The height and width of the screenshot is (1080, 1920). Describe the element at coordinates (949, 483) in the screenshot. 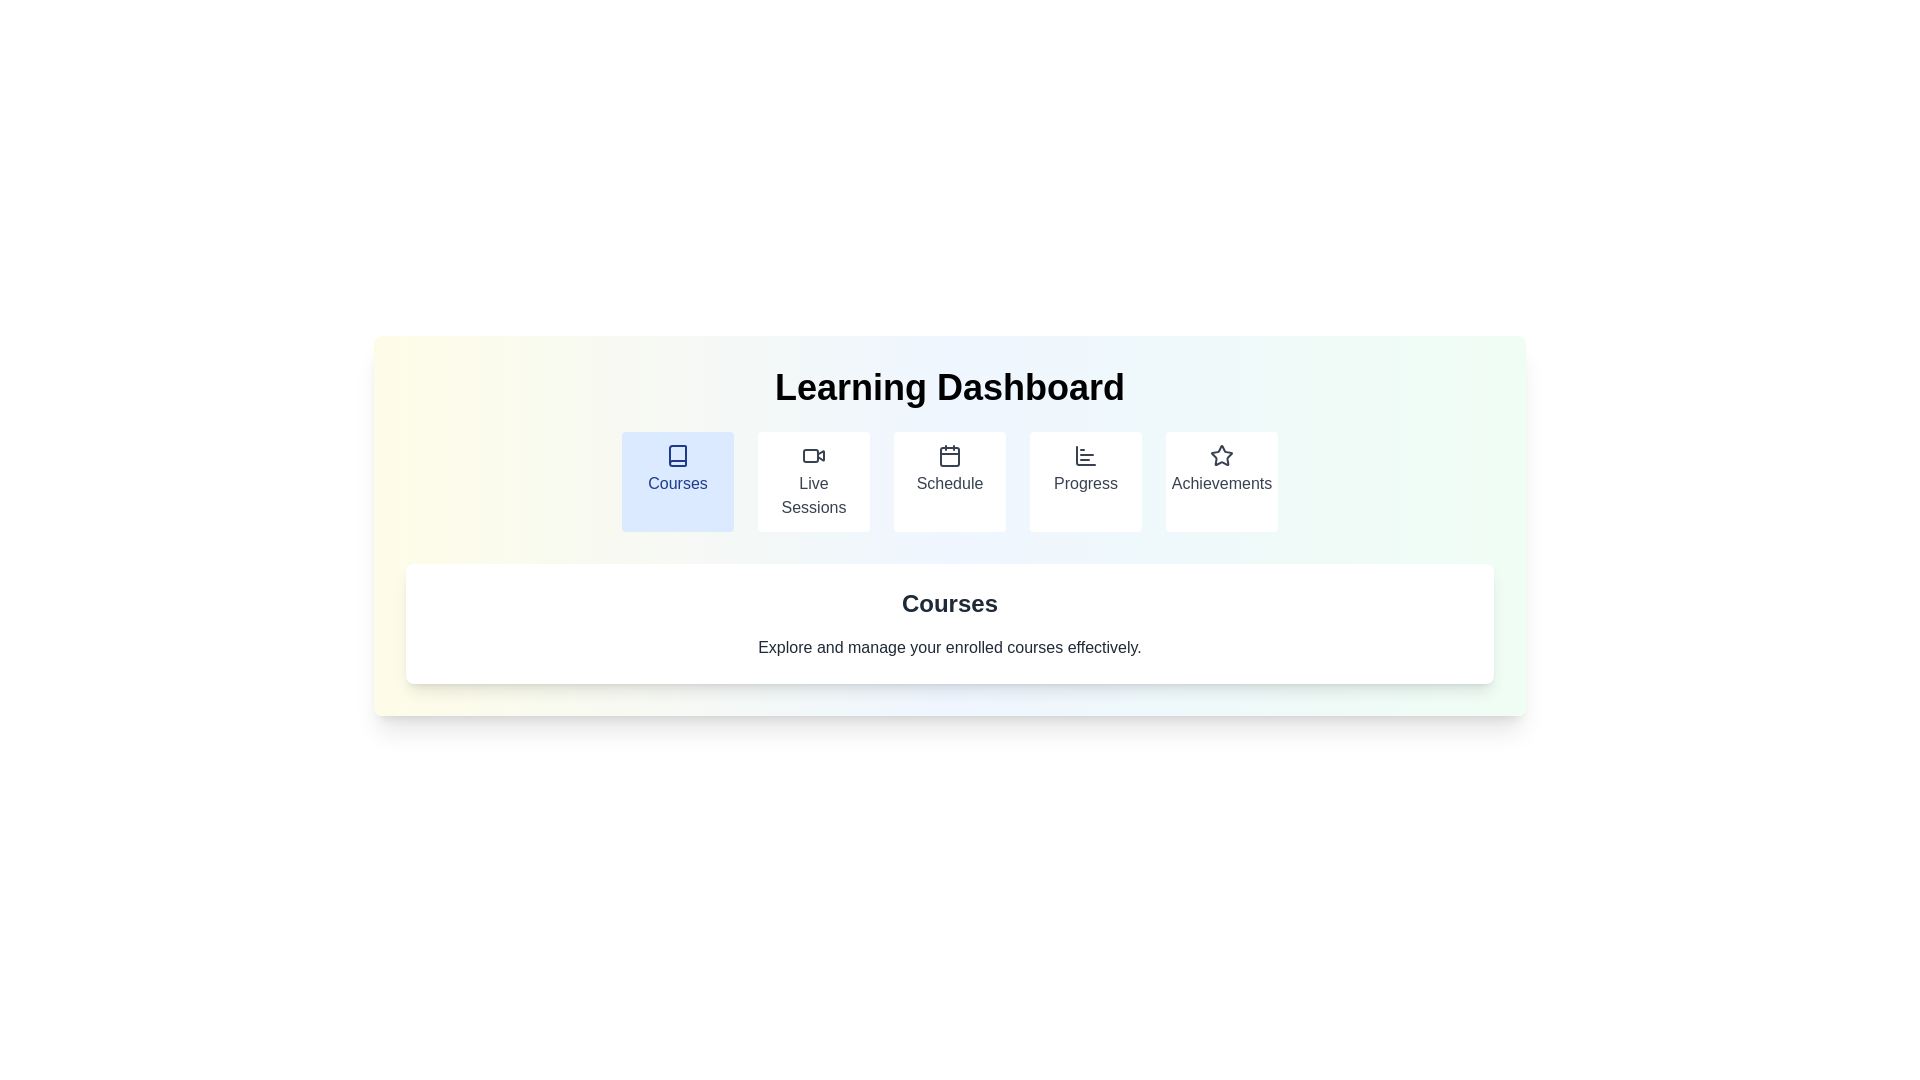

I see `the 'Schedule' text label button with a calendar icon` at that location.